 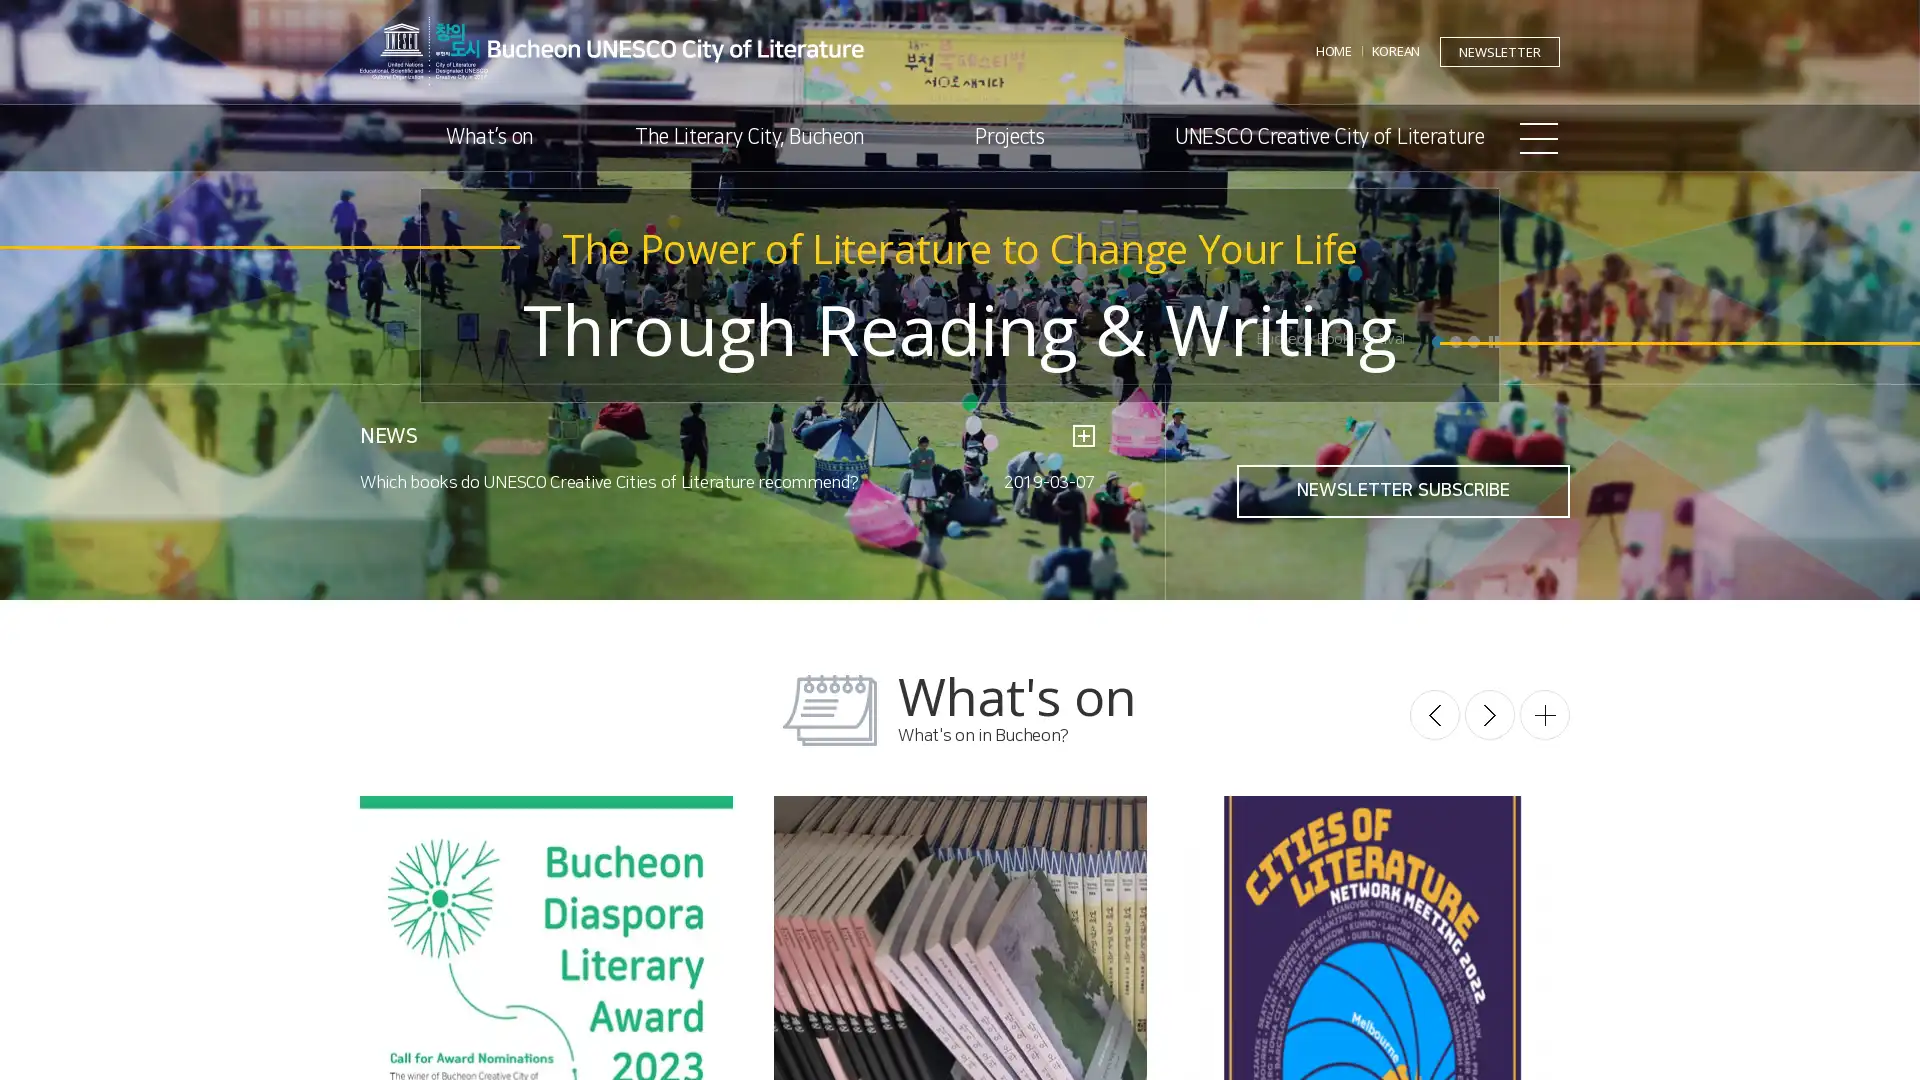 I want to click on Open all menu, so click(x=1539, y=137).